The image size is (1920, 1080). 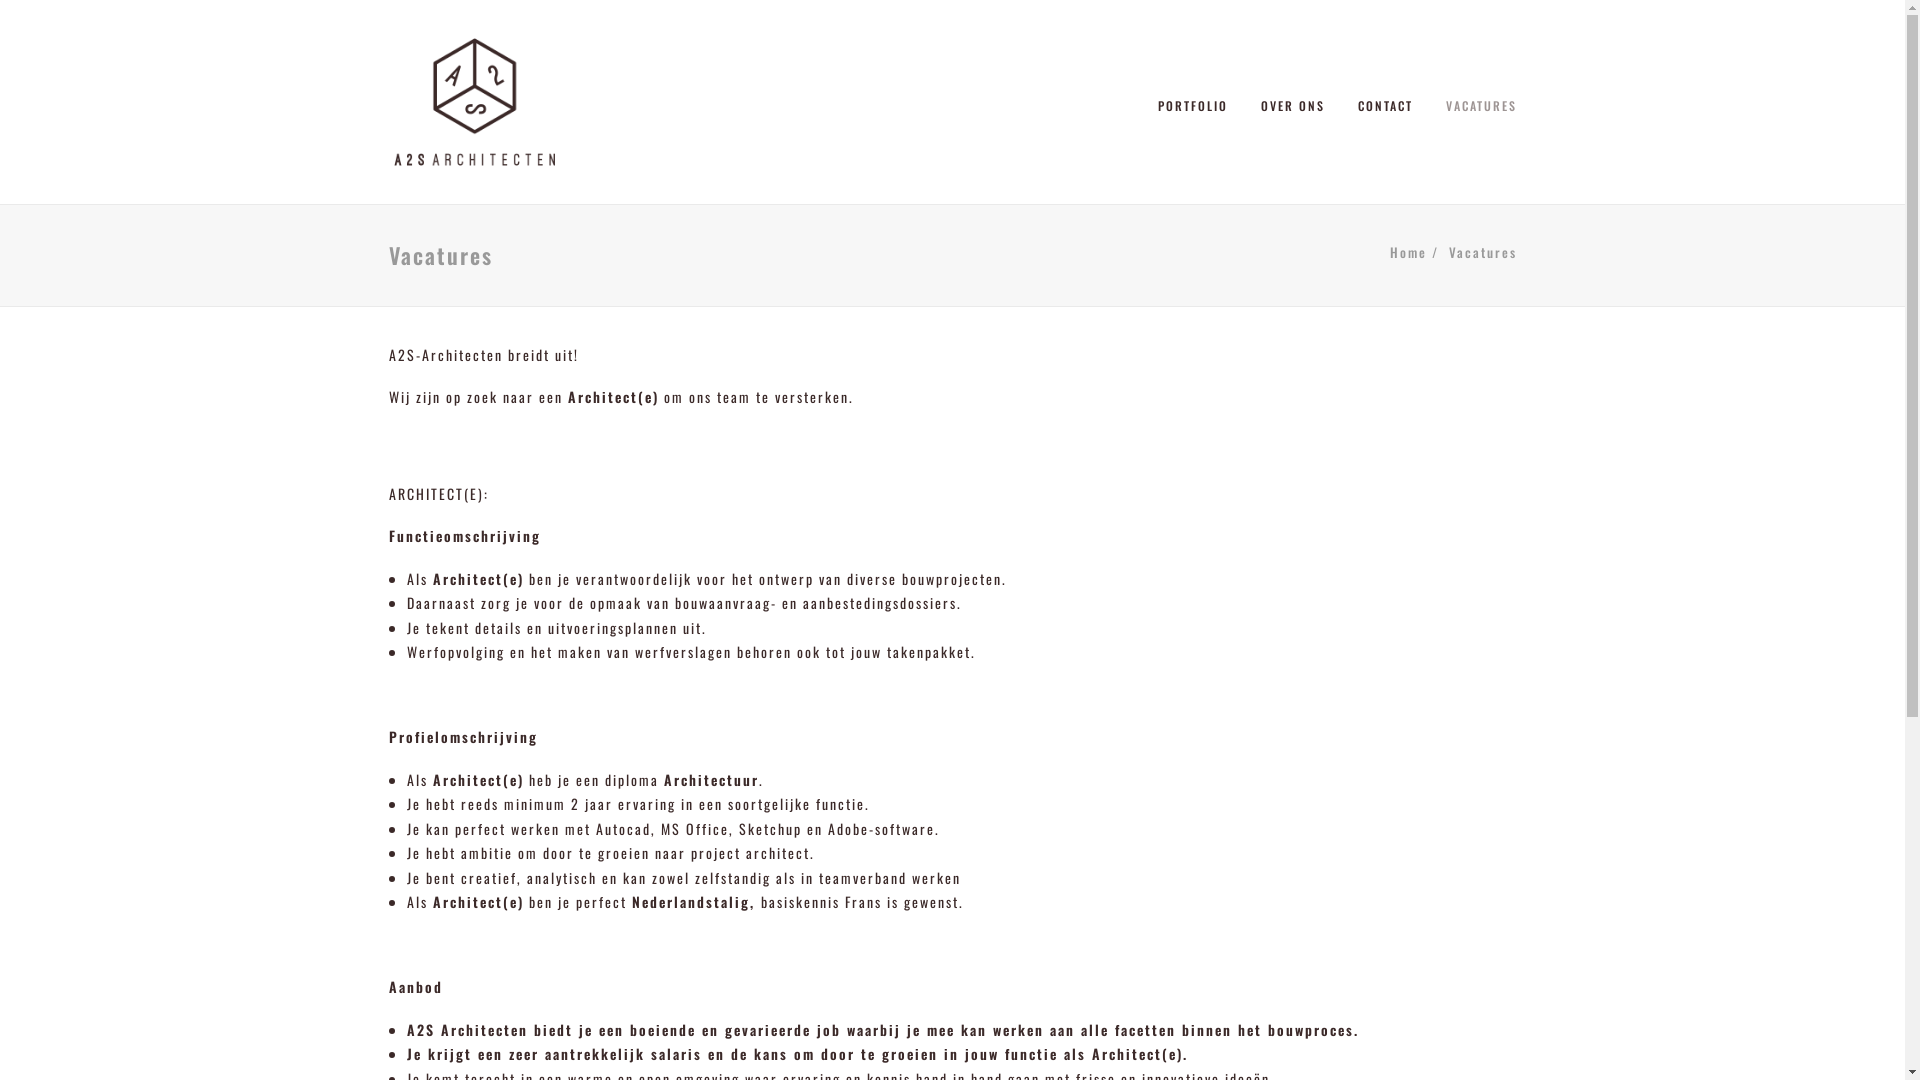 What do you see at coordinates (1344, 101) in the screenshot?
I see `'CONTACT'` at bounding box center [1344, 101].